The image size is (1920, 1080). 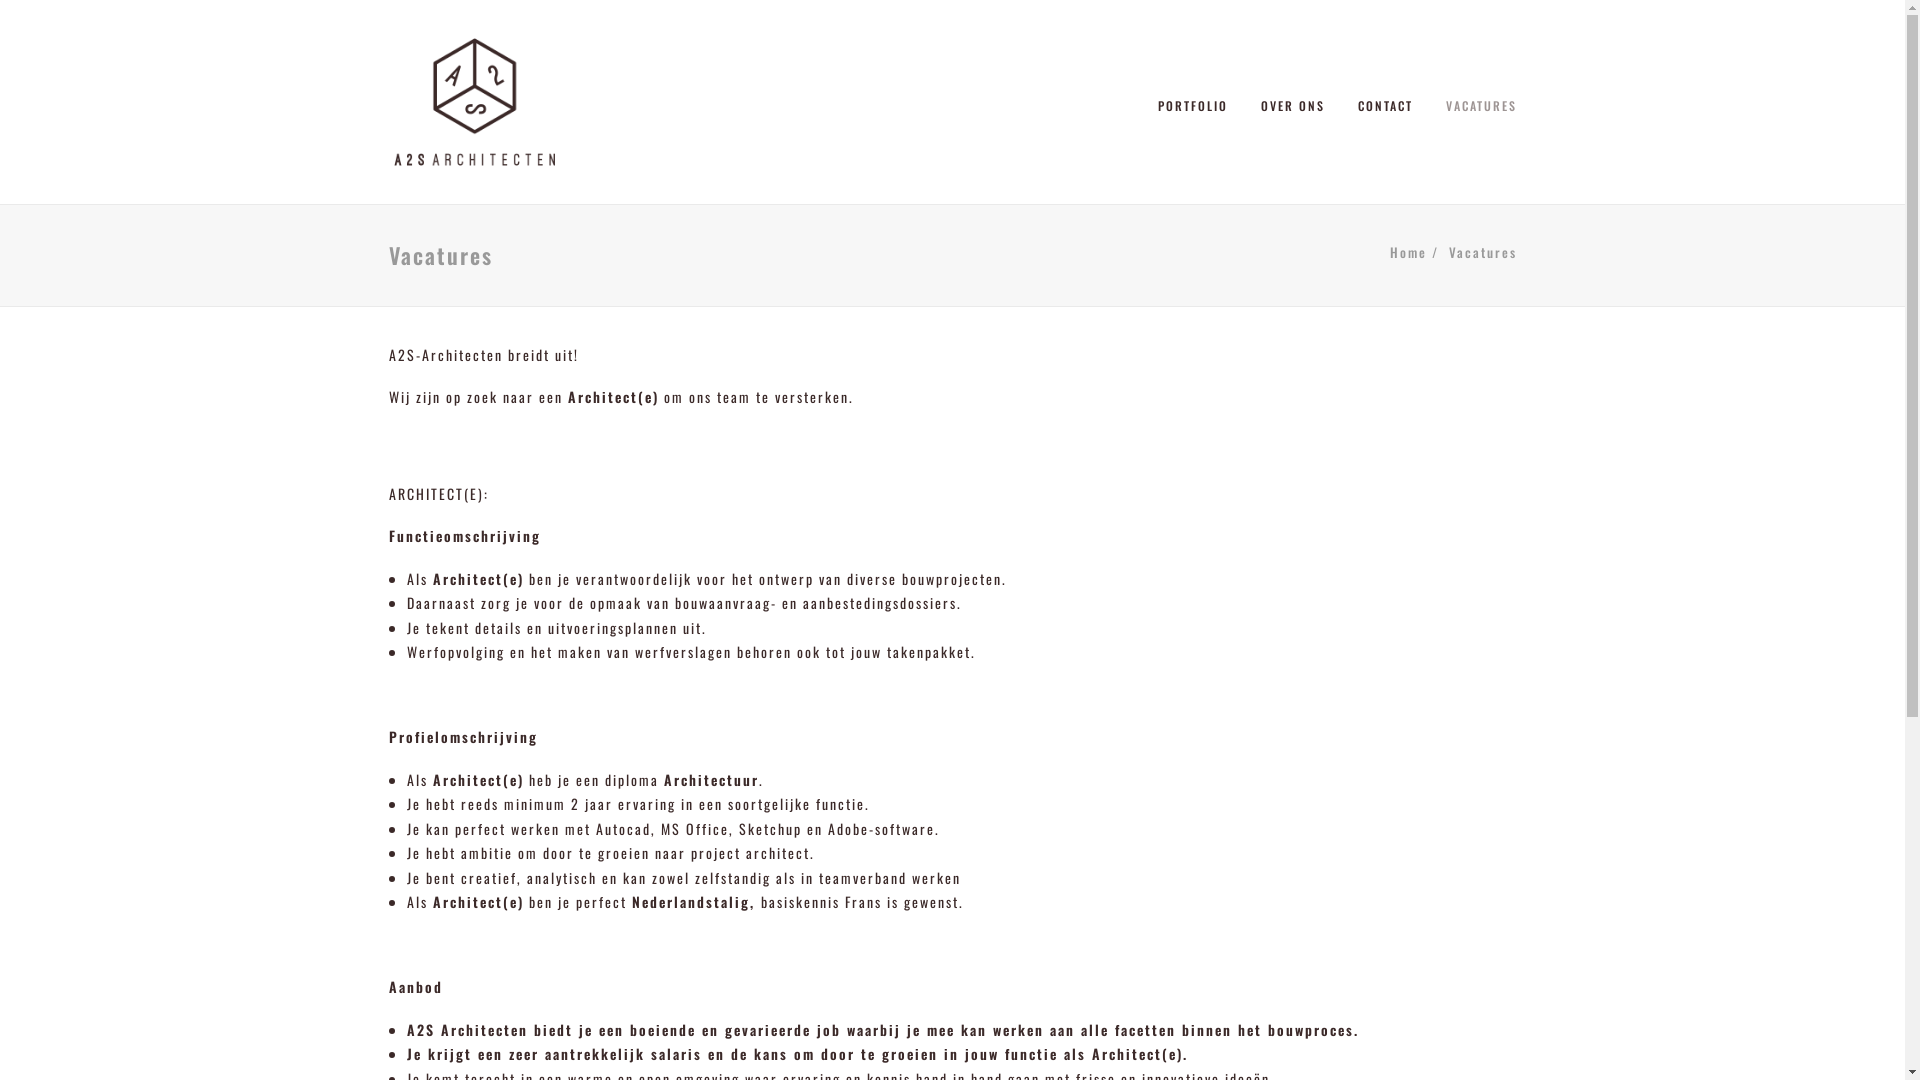 What do you see at coordinates (1344, 101) in the screenshot?
I see `'CONTACT'` at bounding box center [1344, 101].